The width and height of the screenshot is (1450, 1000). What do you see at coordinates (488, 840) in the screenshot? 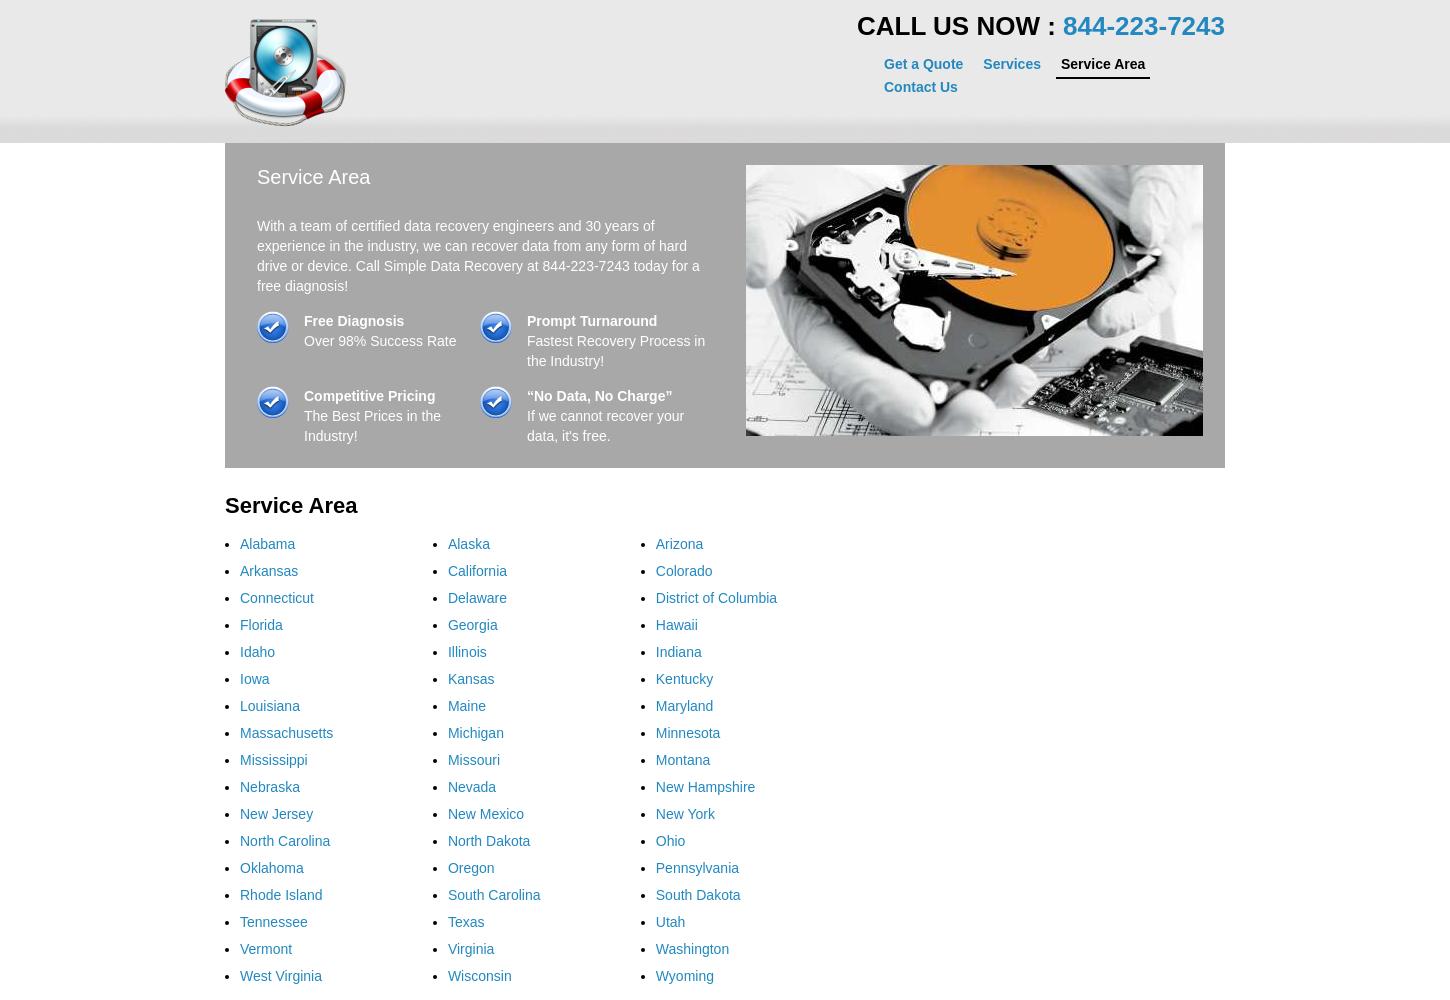
I see `'North Dakota'` at bounding box center [488, 840].